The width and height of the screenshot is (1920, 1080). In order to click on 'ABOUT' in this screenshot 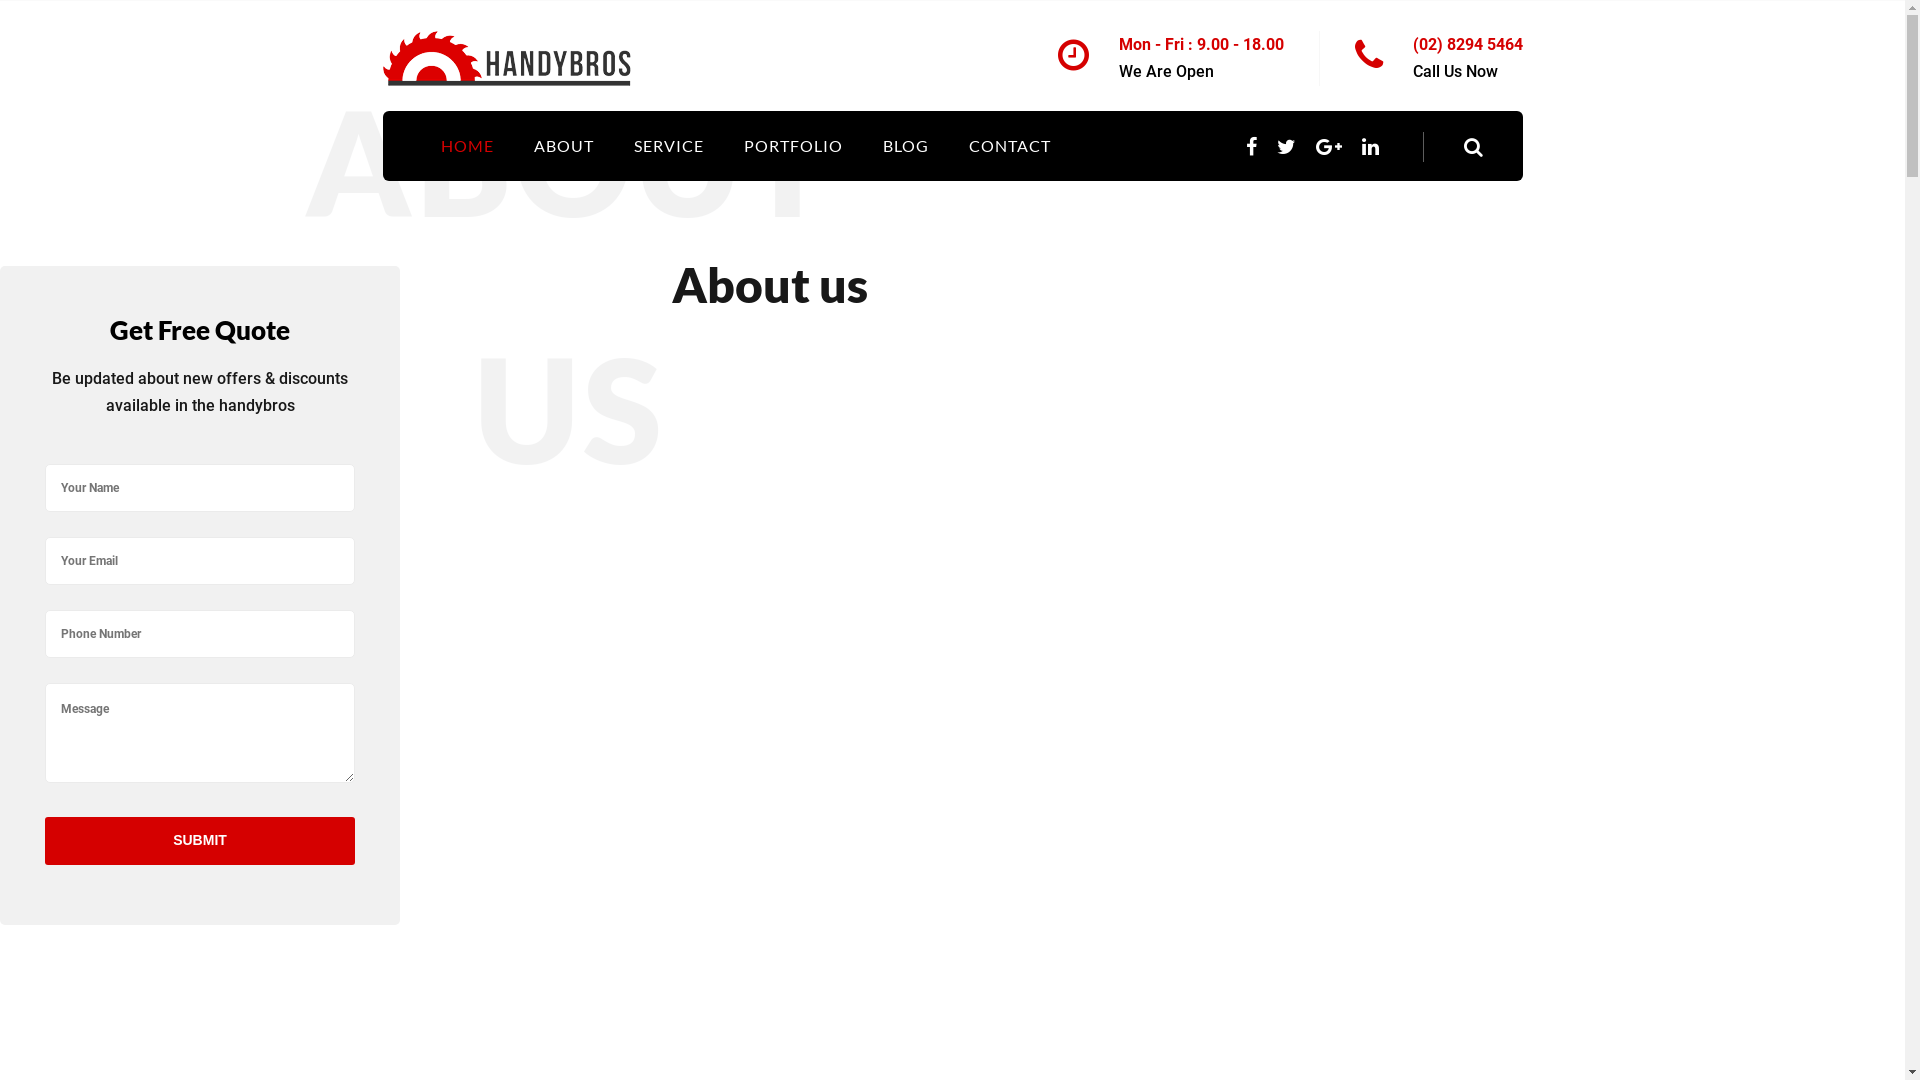, I will do `click(518, 145)`.